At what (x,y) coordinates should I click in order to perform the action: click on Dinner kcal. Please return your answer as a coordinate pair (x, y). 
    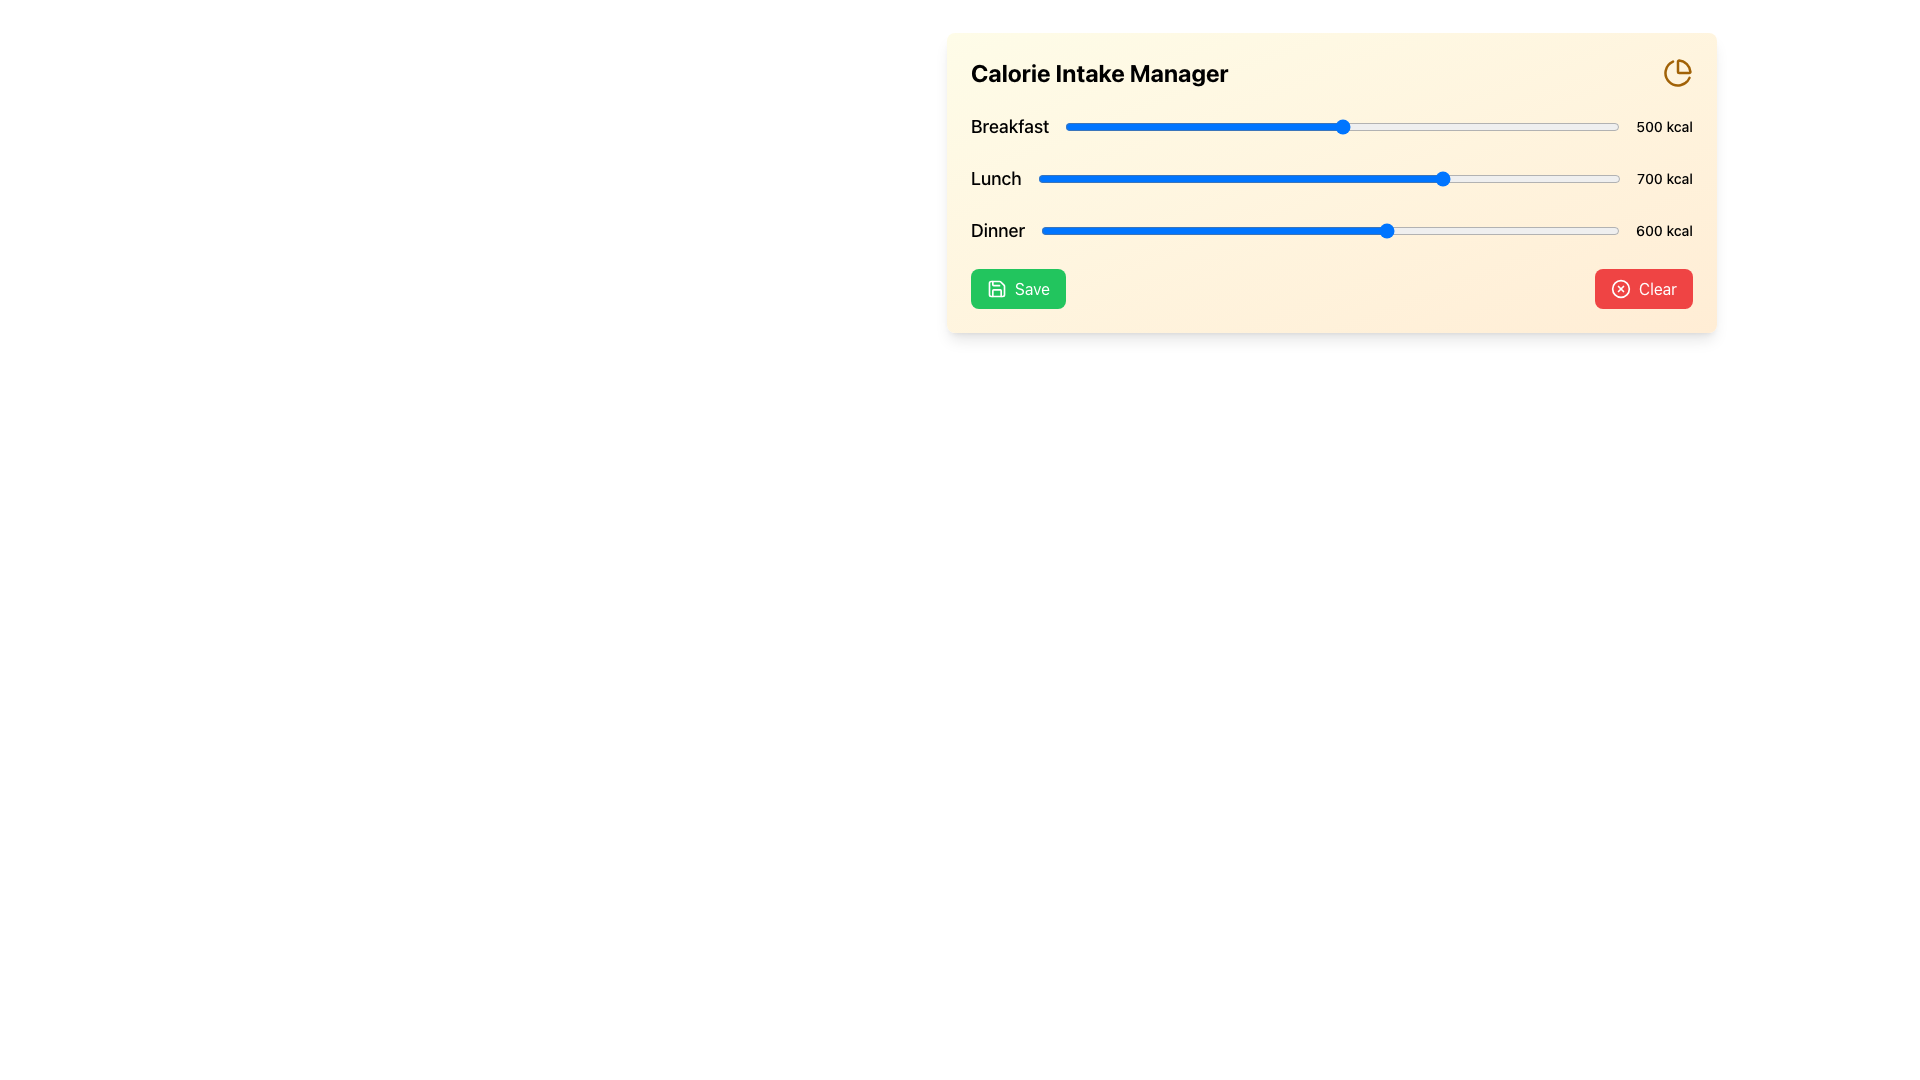
    Looking at the image, I should click on (1195, 230).